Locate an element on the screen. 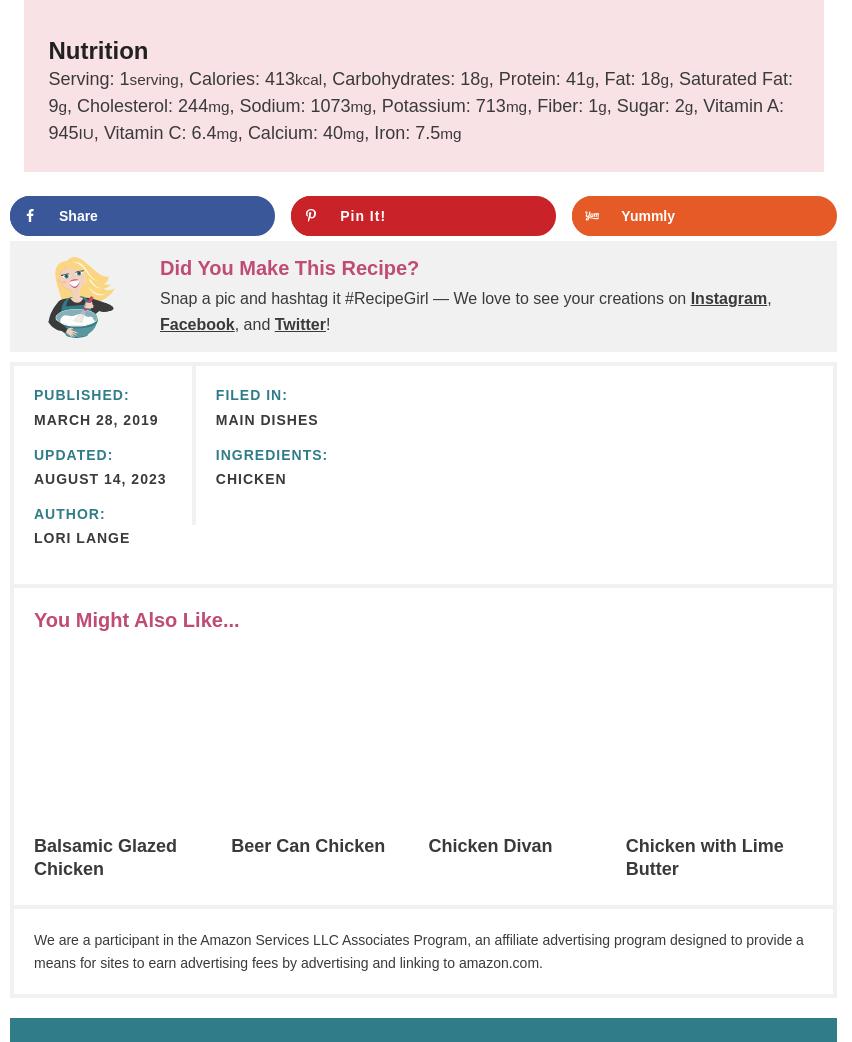  'Calcium:' is located at coordinates (284, 132).